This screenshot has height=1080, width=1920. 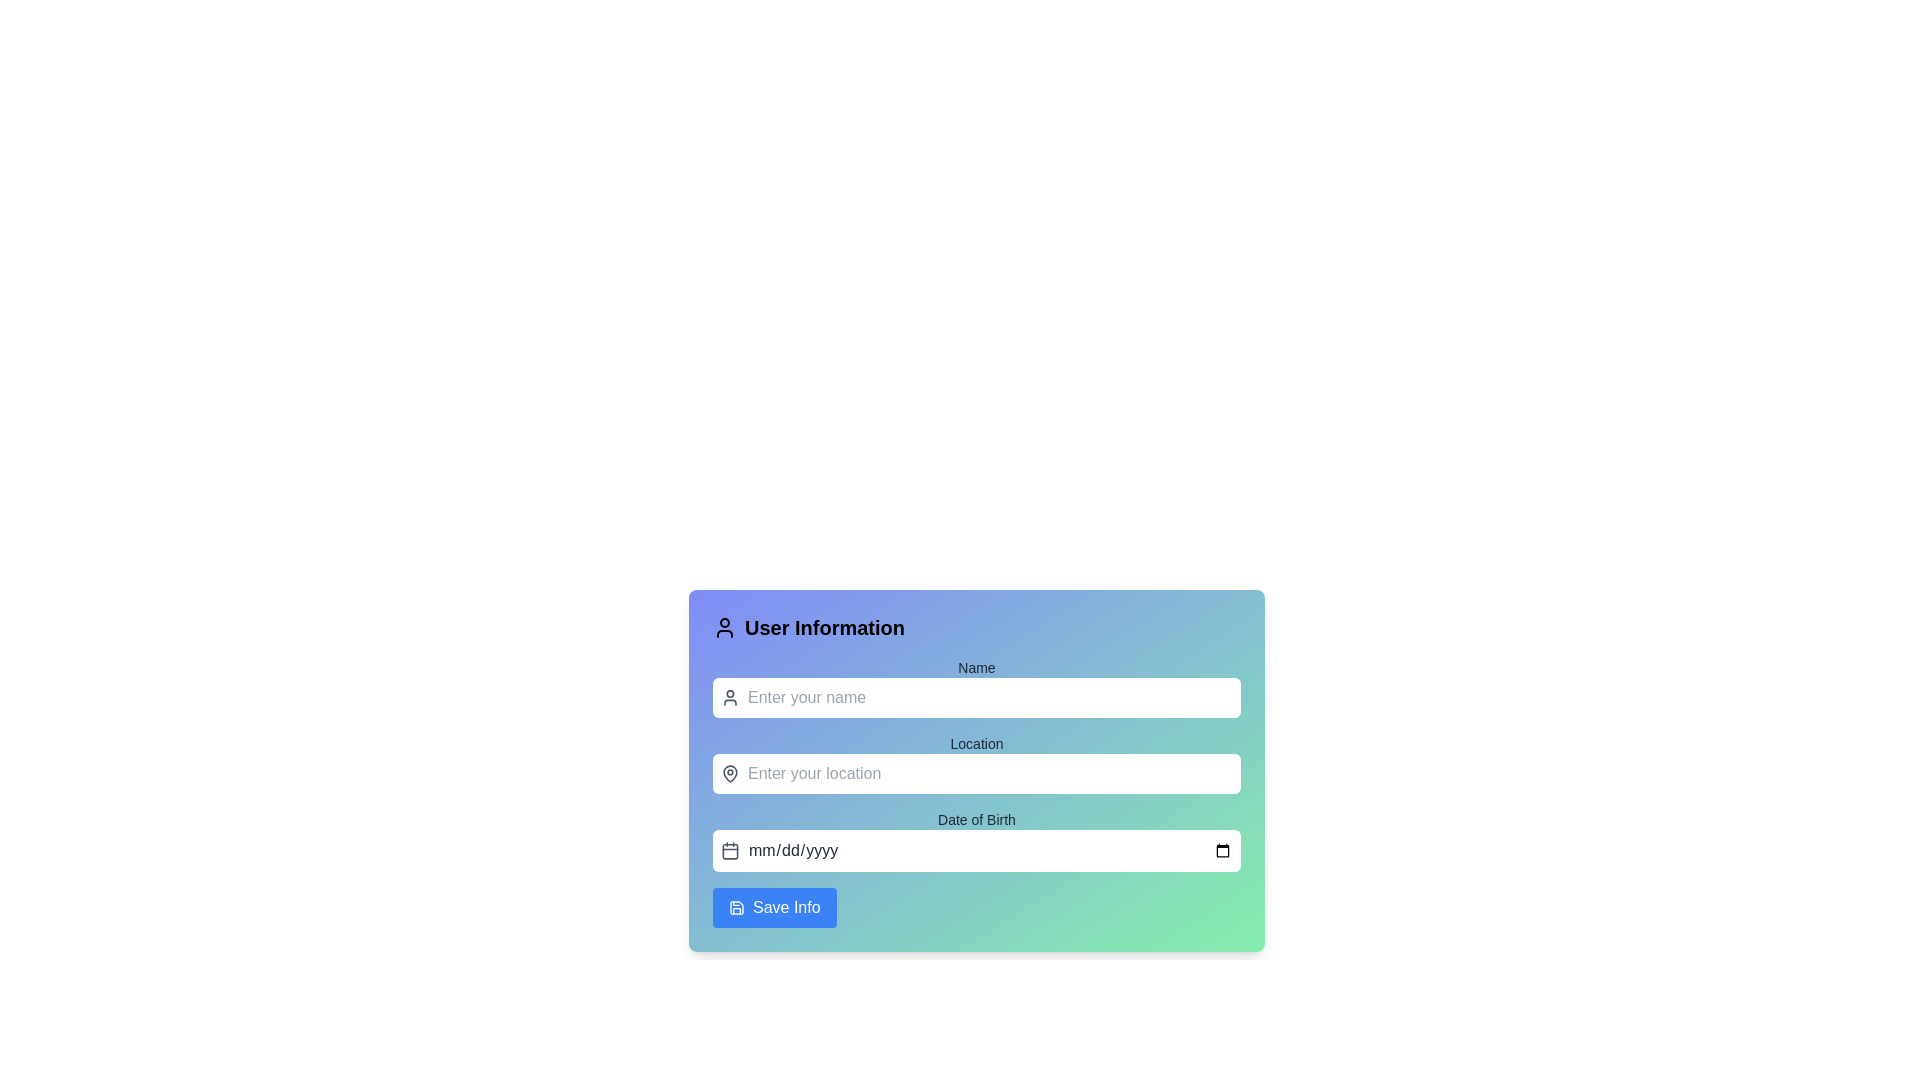 What do you see at coordinates (773, 907) in the screenshot?
I see `the blue button labeled 'Save Info' with a floppy disk icon` at bounding box center [773, 907].